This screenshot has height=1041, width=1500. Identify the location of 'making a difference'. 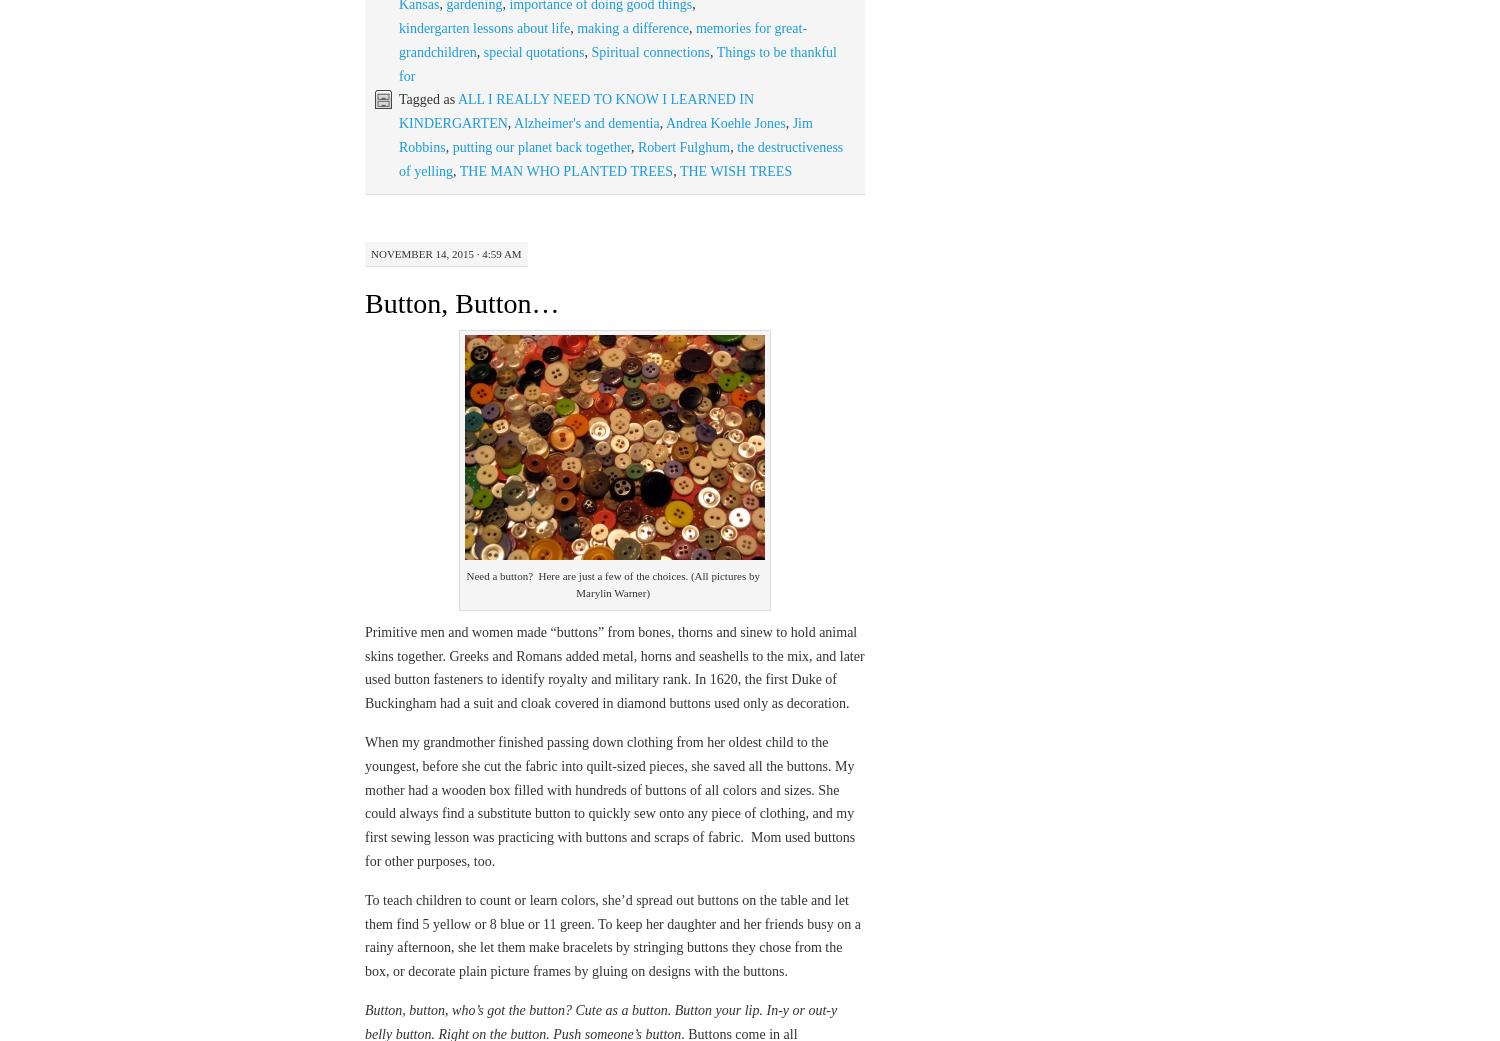
(632, 26).